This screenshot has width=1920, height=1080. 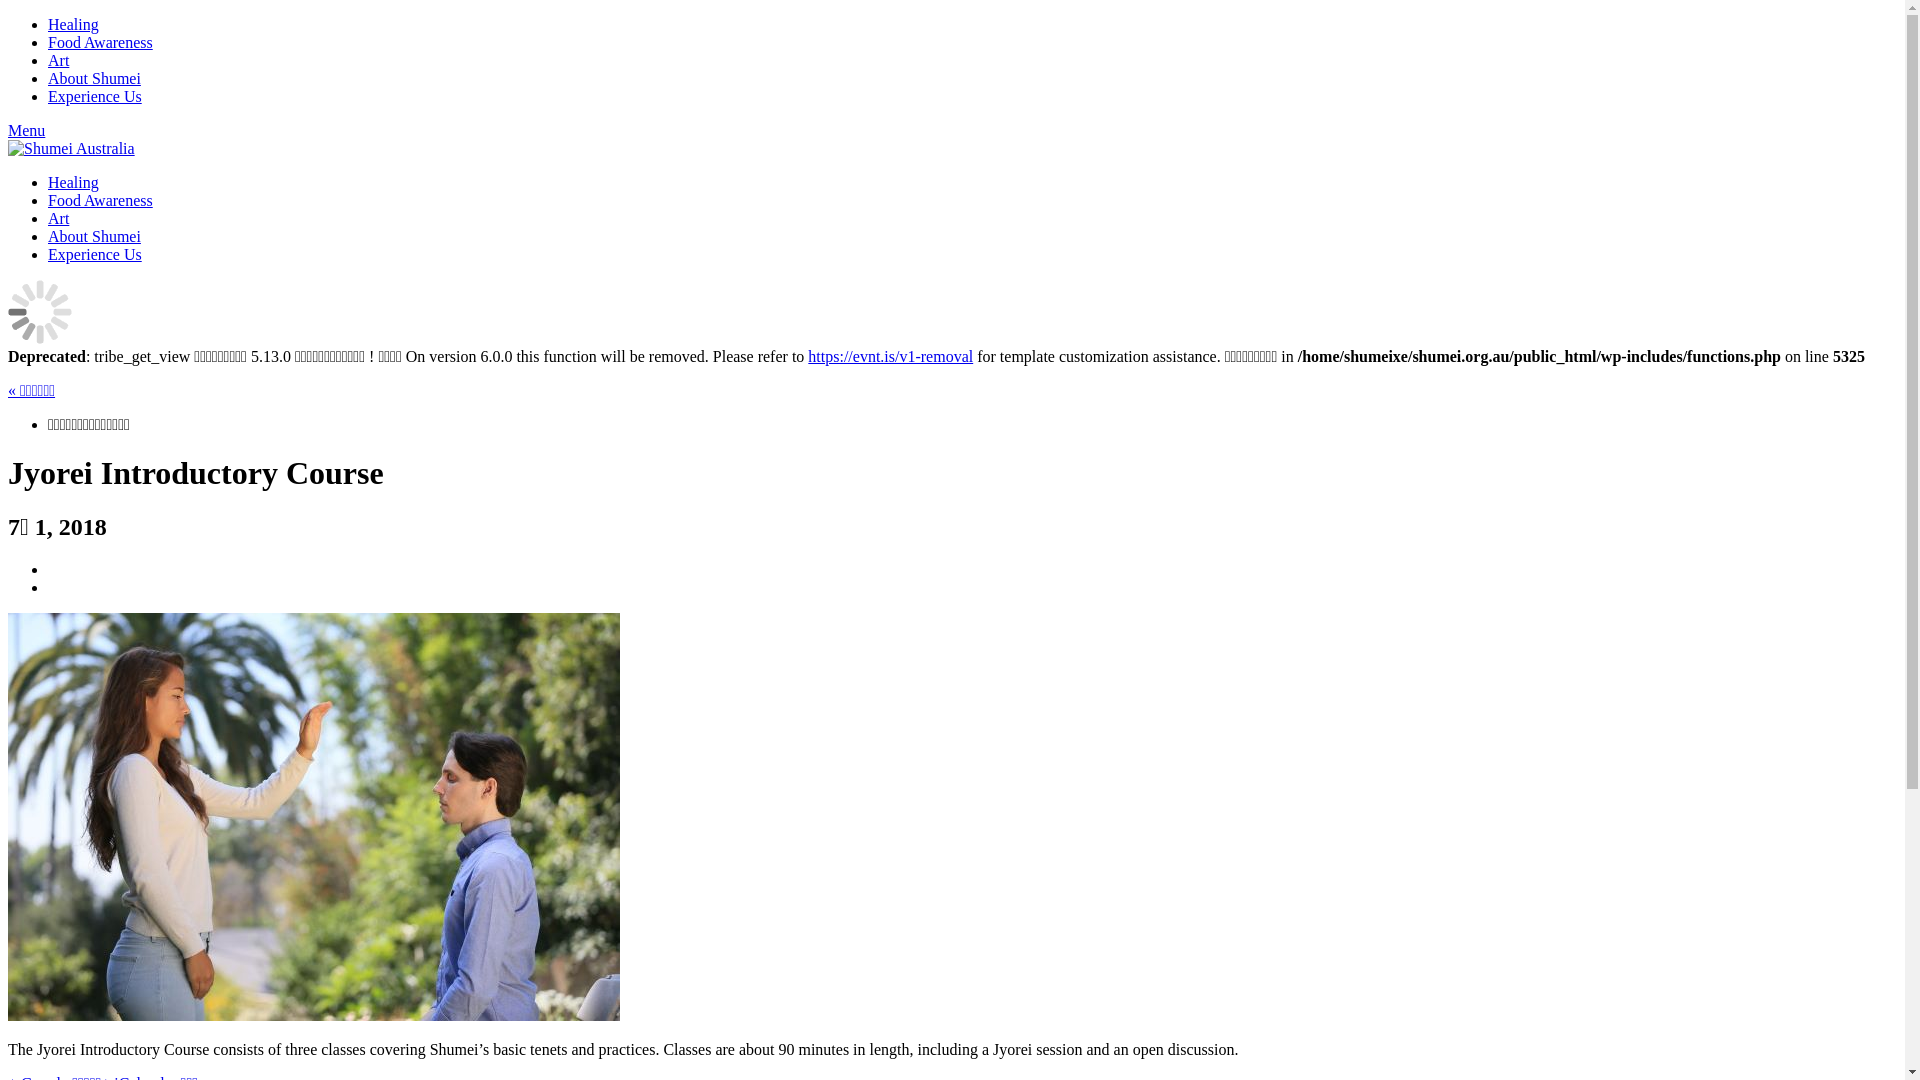 What do you see at coordinates (26, 130) in the screenshot?
I see `'Menu'` at bounding box center [26, 130].